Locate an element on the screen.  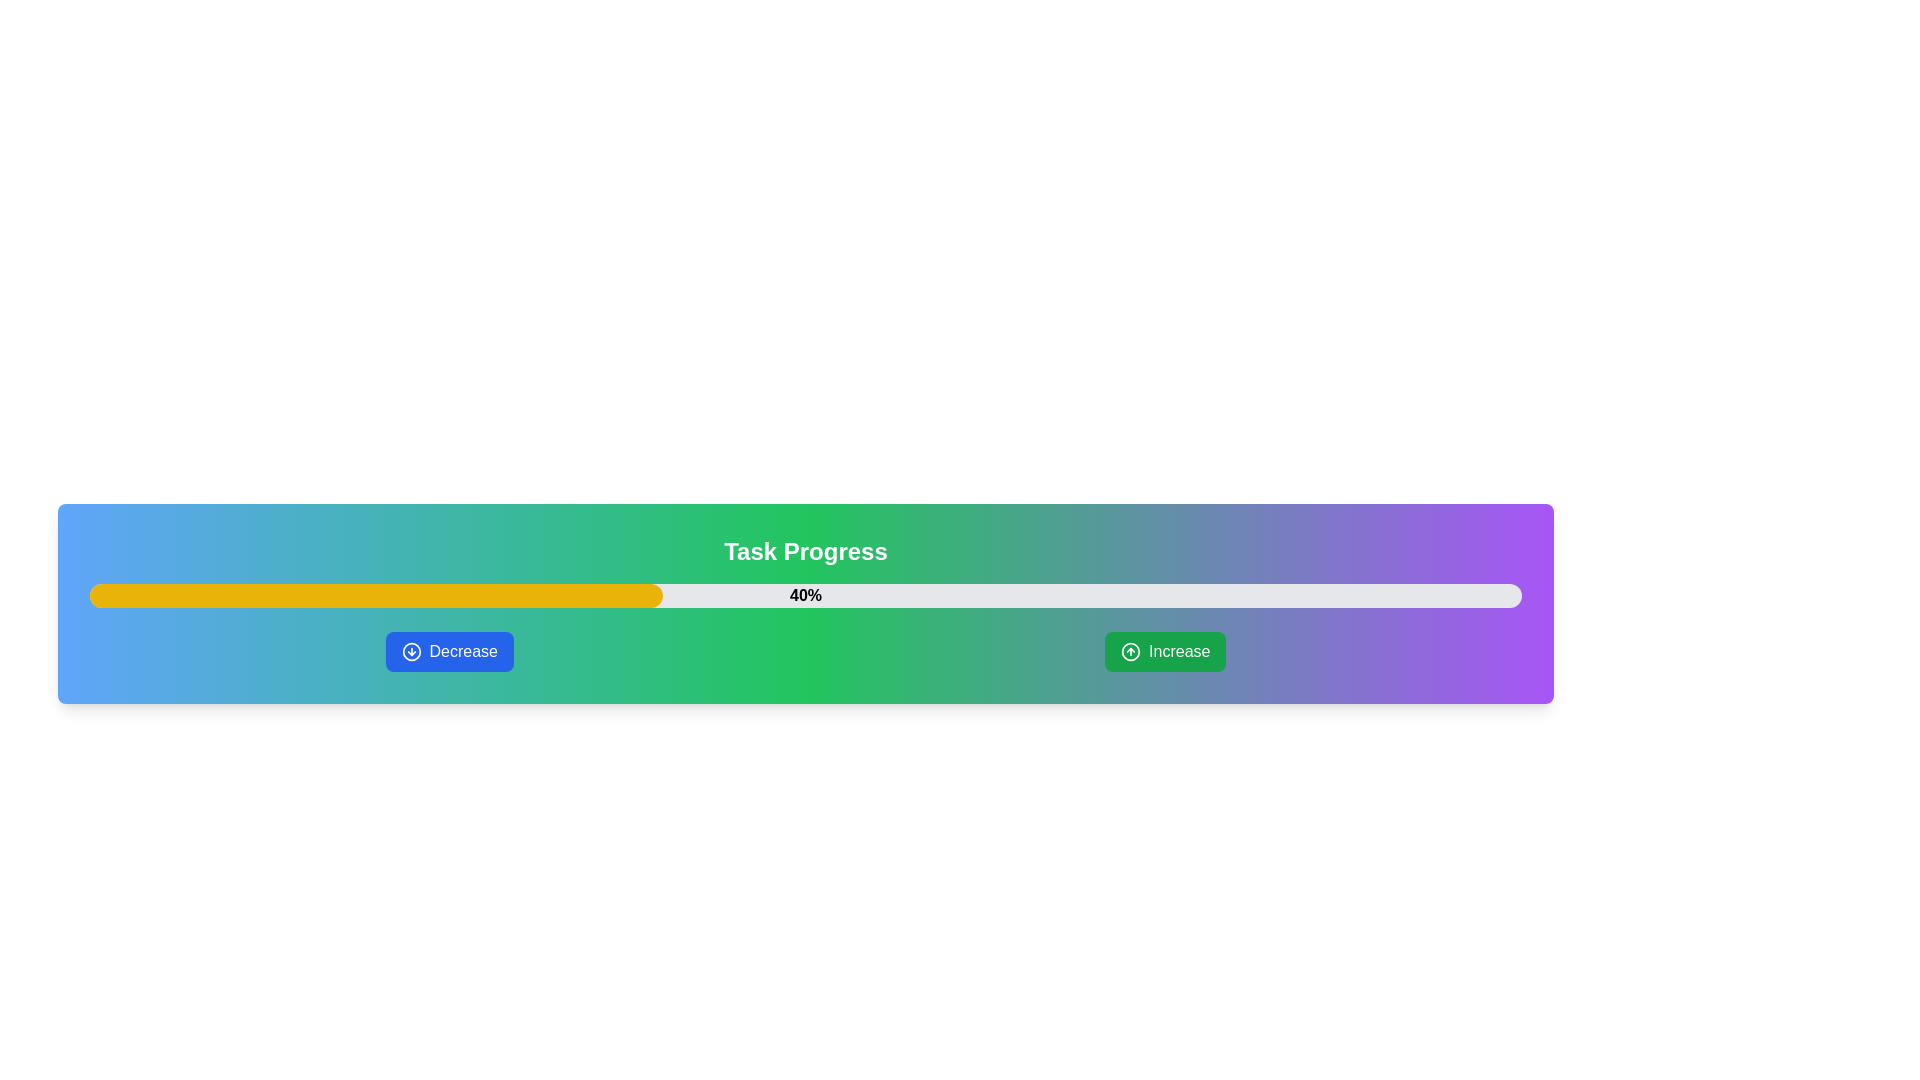
the circular icon with a green outer border and a white background located at the right side of the progress bar, adjacent to the 'Increase' button is located at coordinates (1131, 651).